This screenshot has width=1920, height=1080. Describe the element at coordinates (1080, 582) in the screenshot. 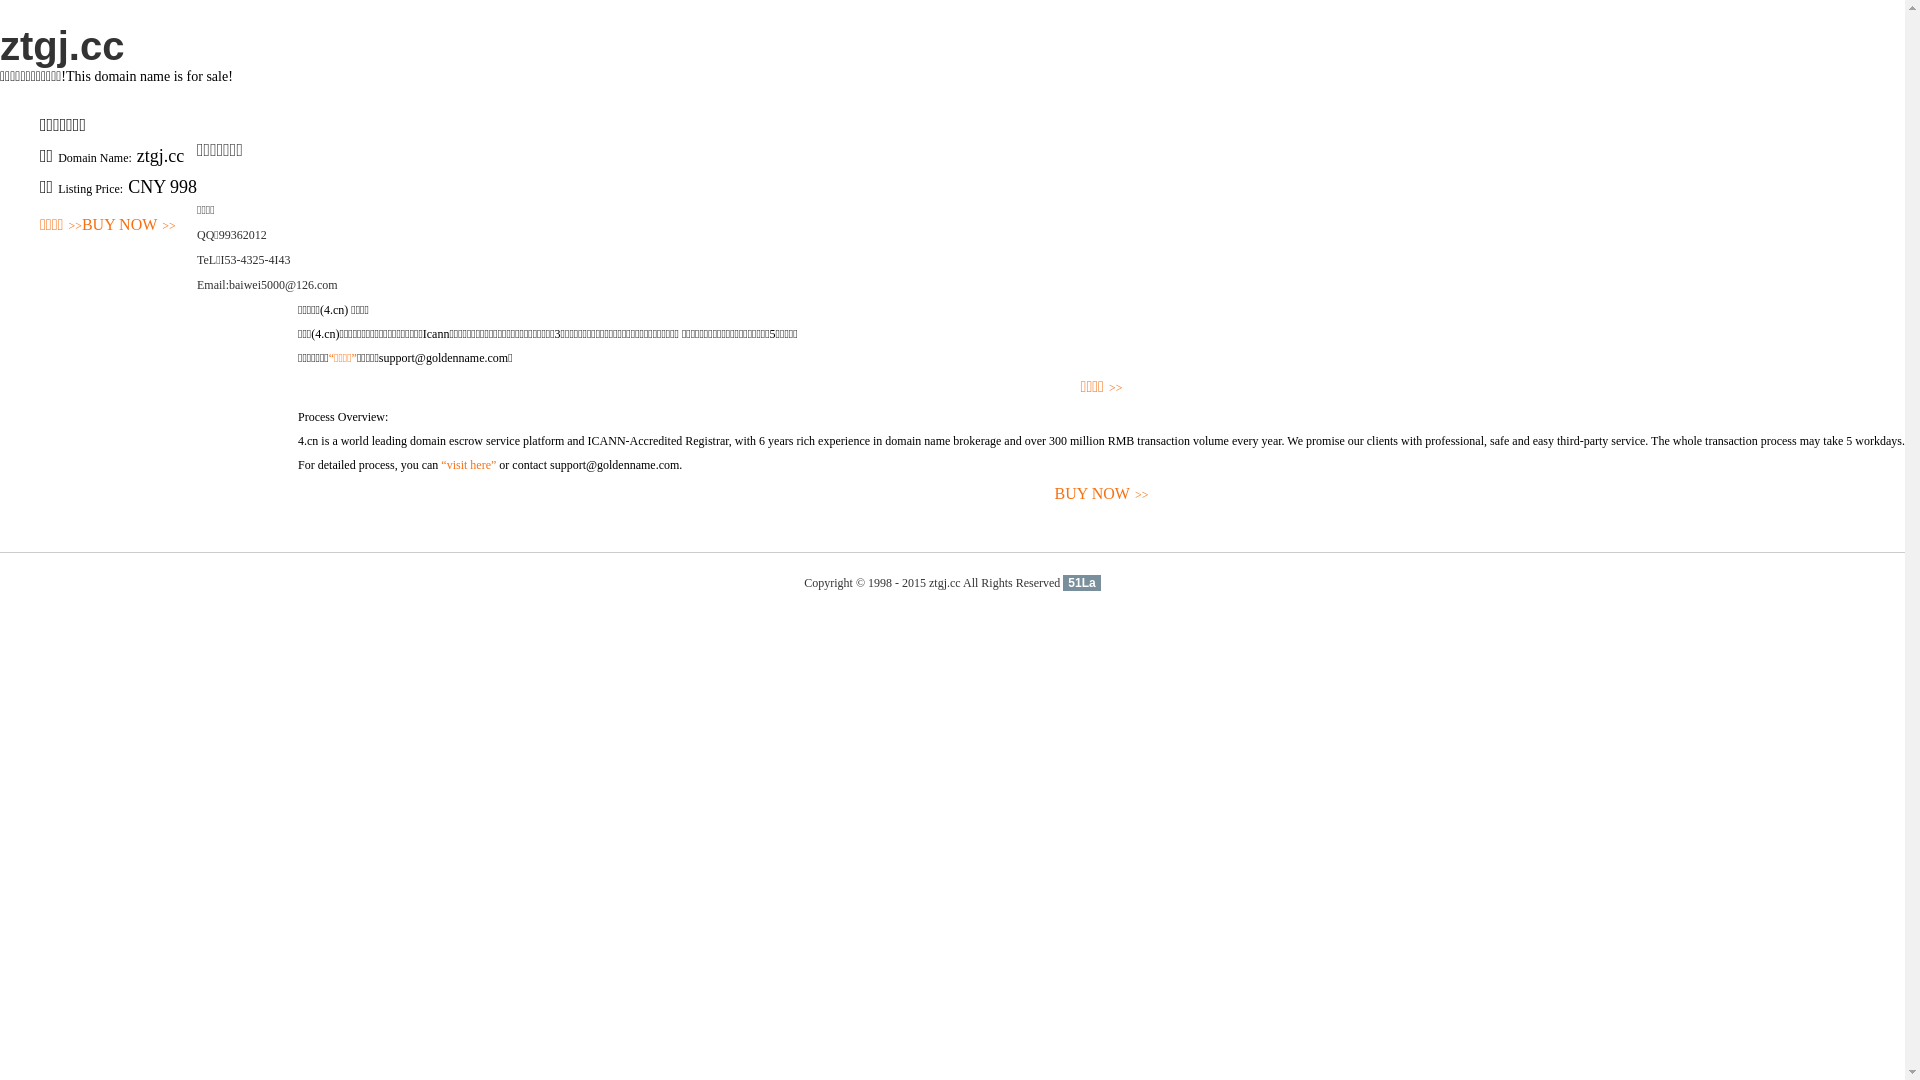

I see `'51La'` at that location.